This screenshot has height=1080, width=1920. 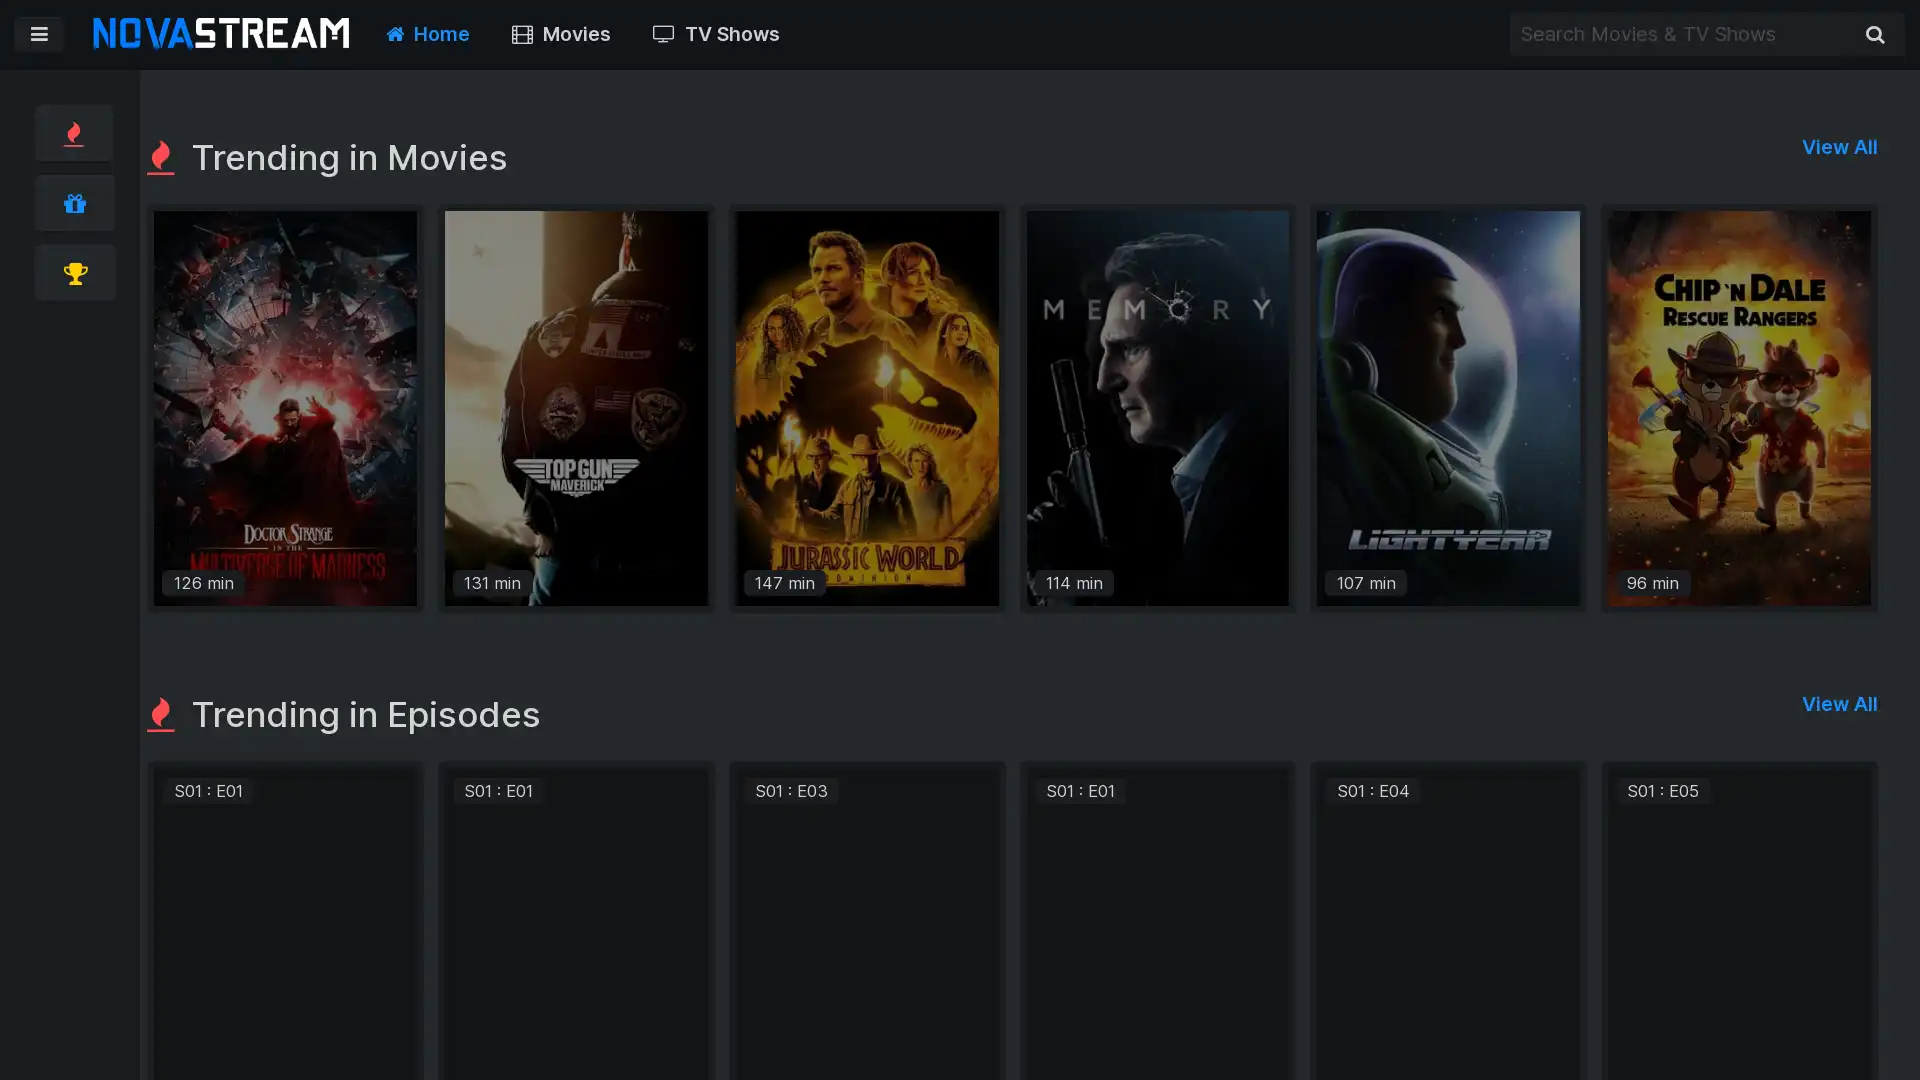 What do you see at coordinates (1839, 693) in the screenshot?
I see `View All` at bounding box center [1839, 693].